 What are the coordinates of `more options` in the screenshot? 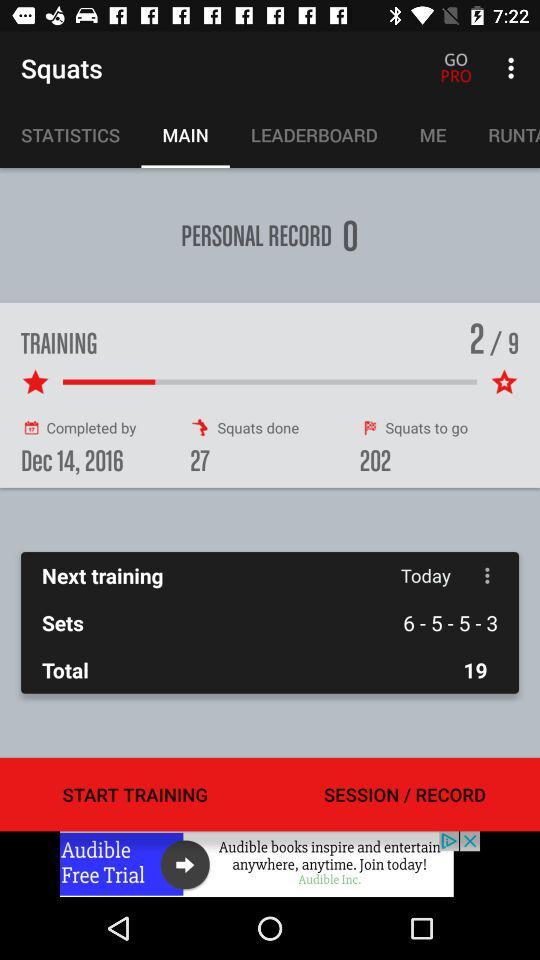 It's located at (486, 575).